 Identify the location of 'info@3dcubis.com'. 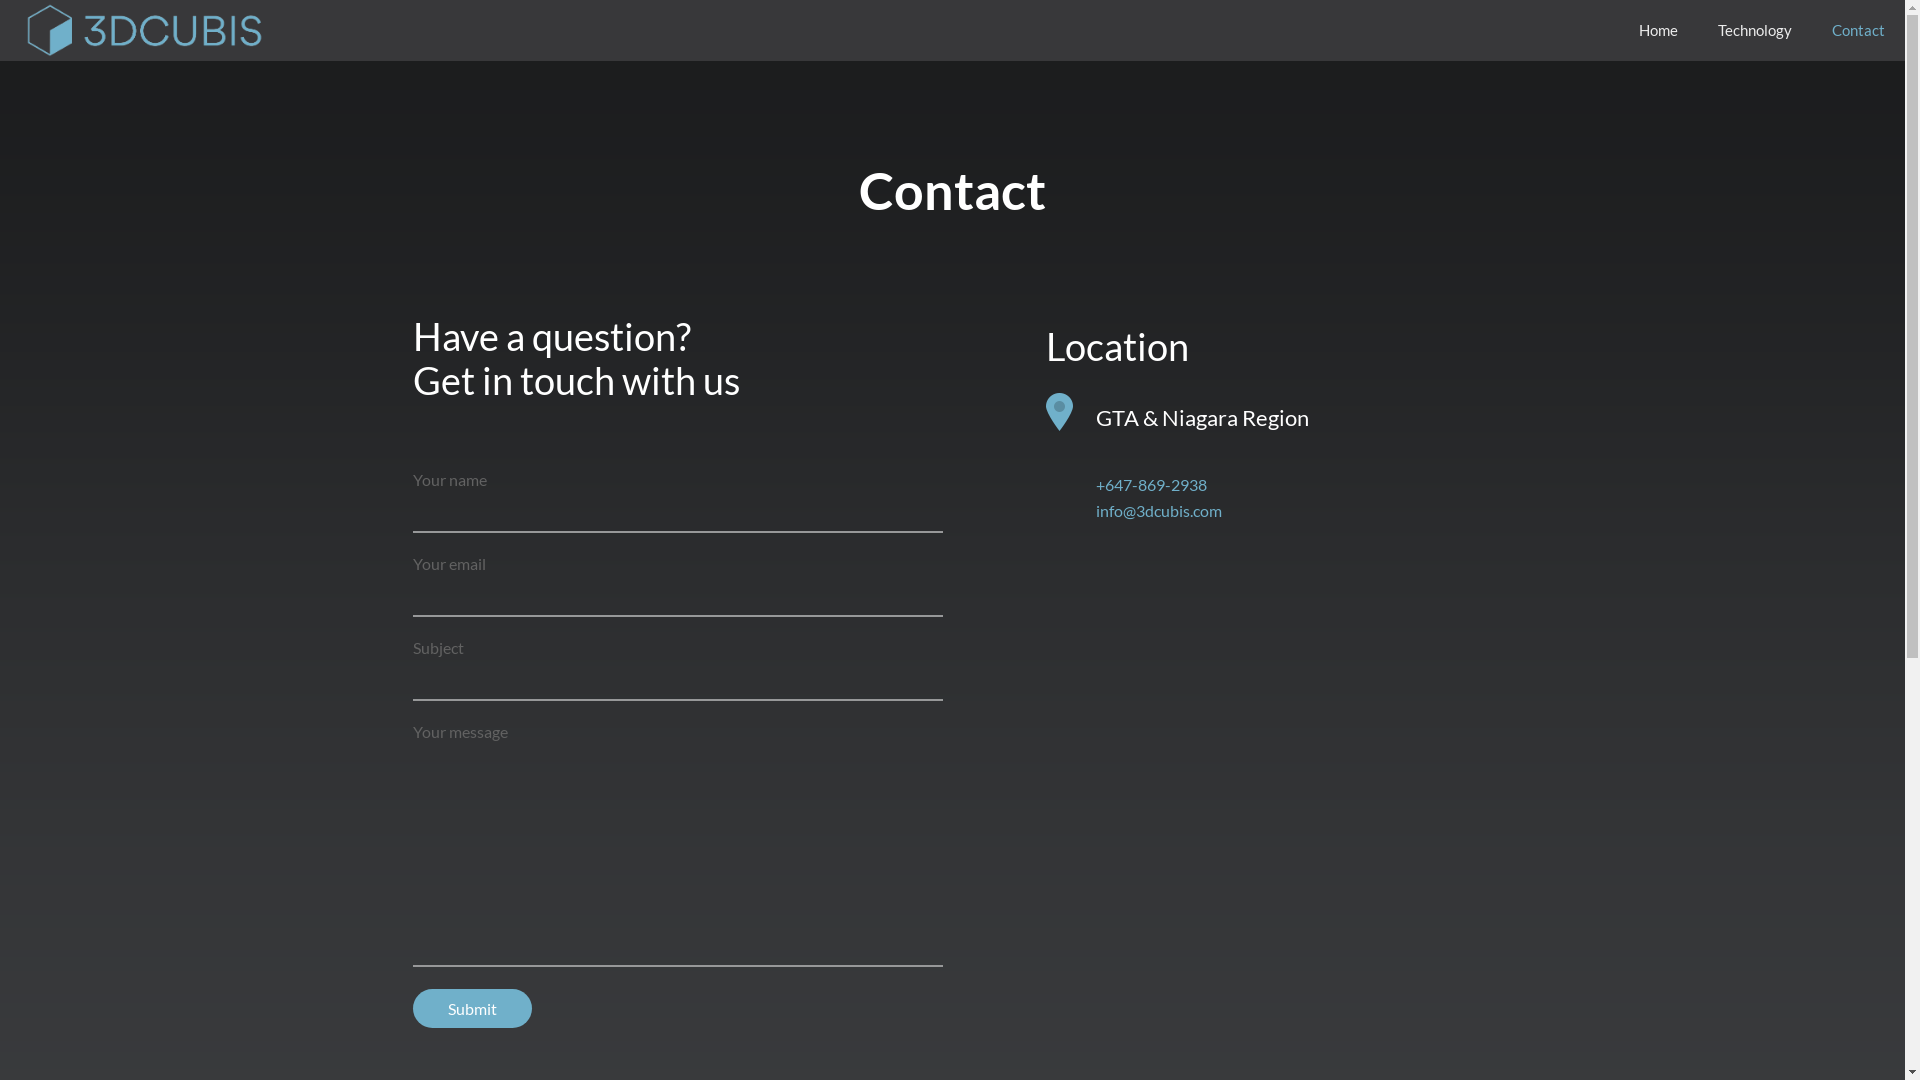
(1158, 509).